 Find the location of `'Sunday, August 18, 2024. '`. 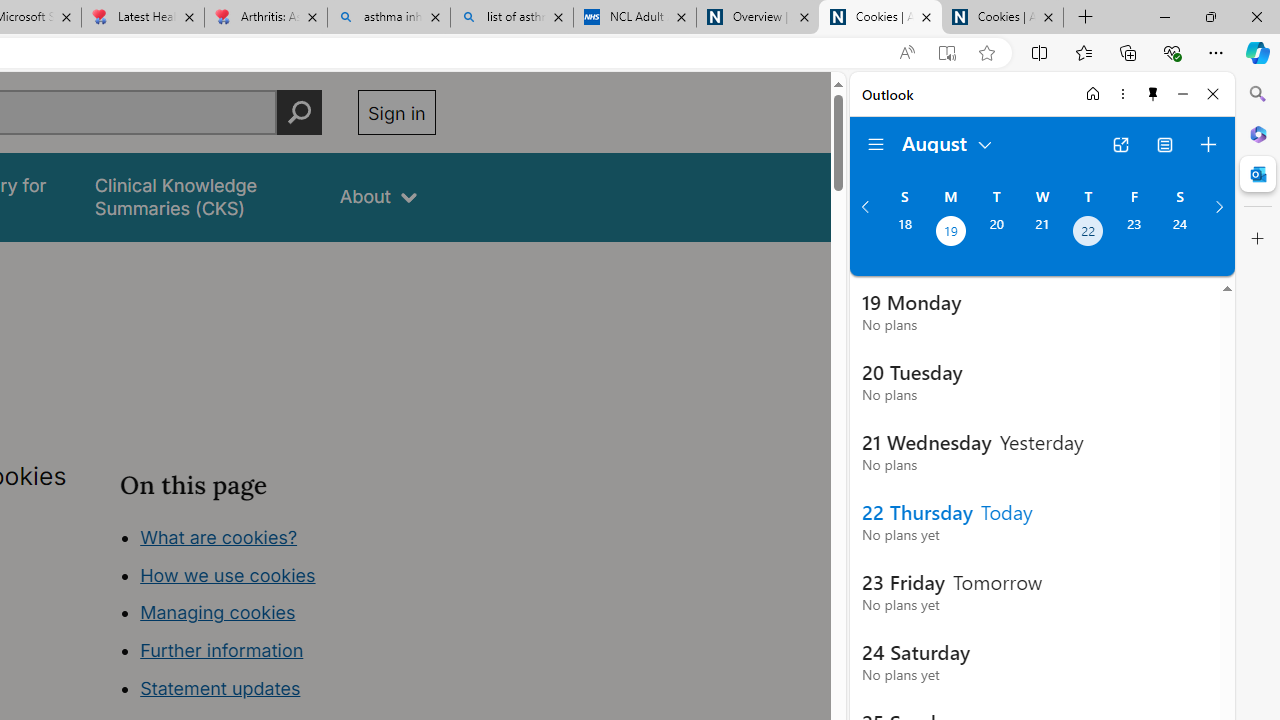

'Sunday, August 18, 2024. ' is located at coordinates (903, 232).